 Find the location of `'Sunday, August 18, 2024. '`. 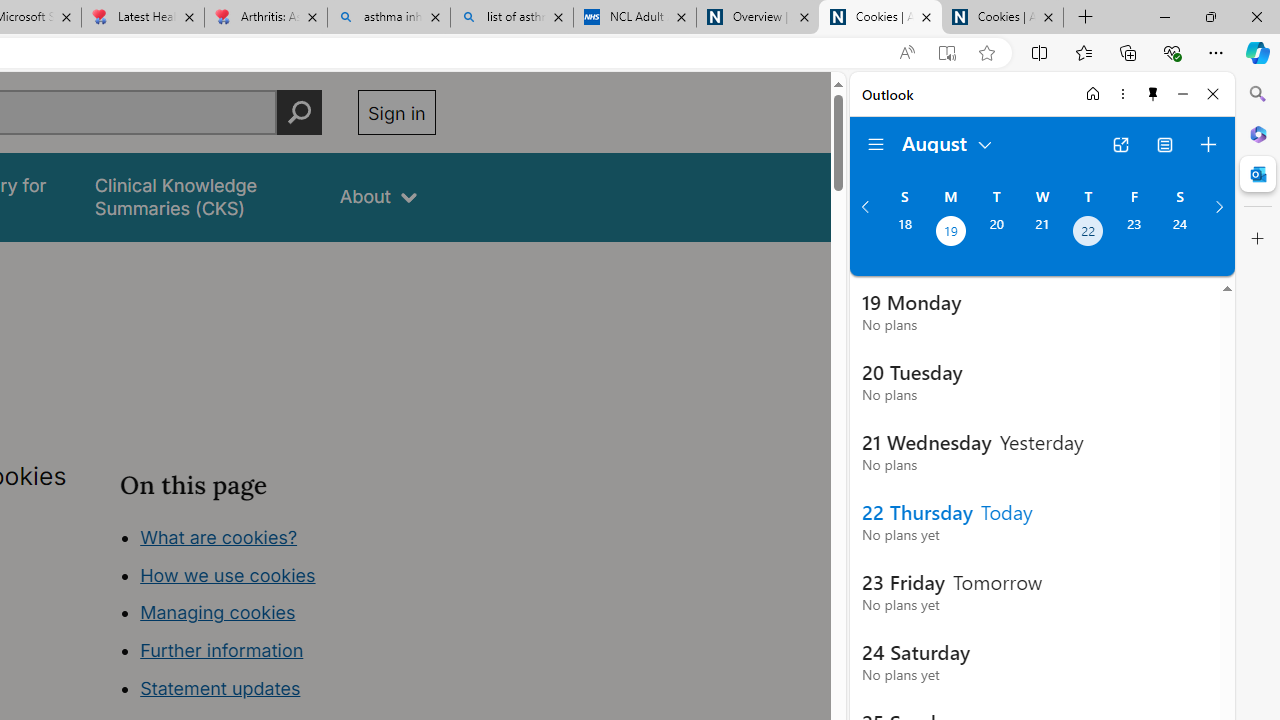

'Sunday, August 18, 2024. ' is located at coordinates (903, 232).